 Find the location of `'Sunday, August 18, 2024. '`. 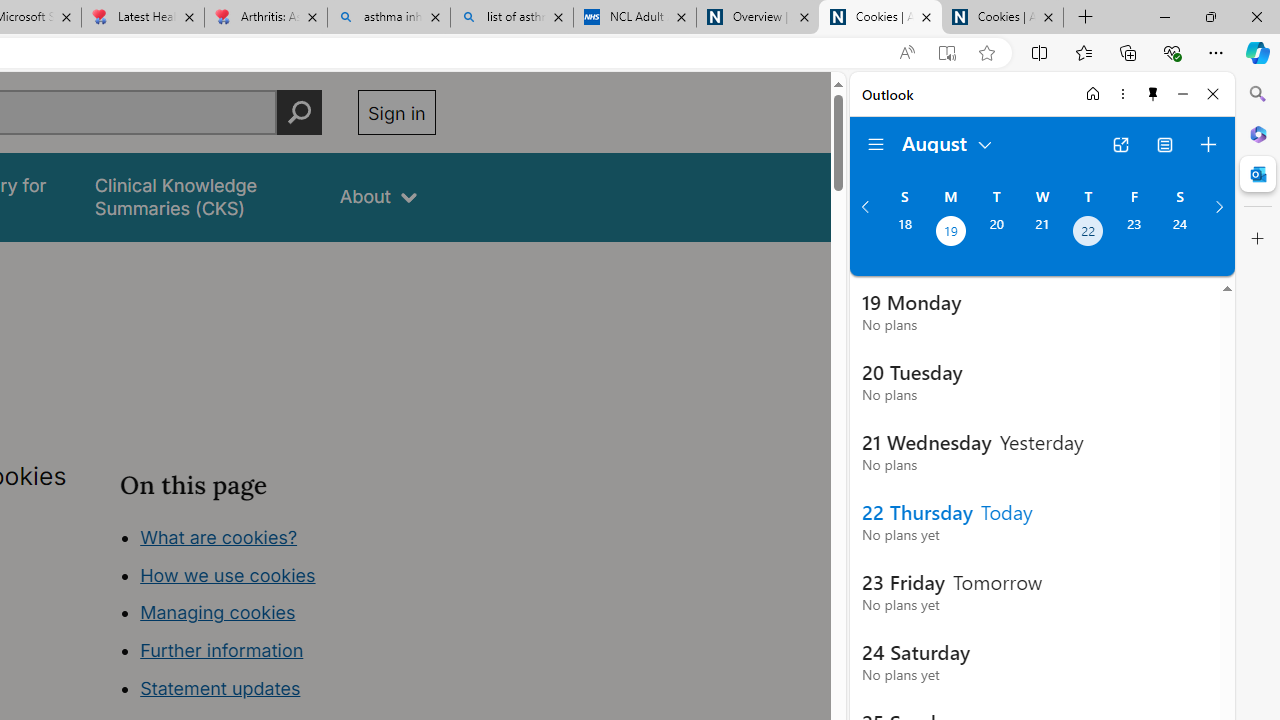

'Sunday, August 18, 2024. ' is located at coordinates (903, 232).